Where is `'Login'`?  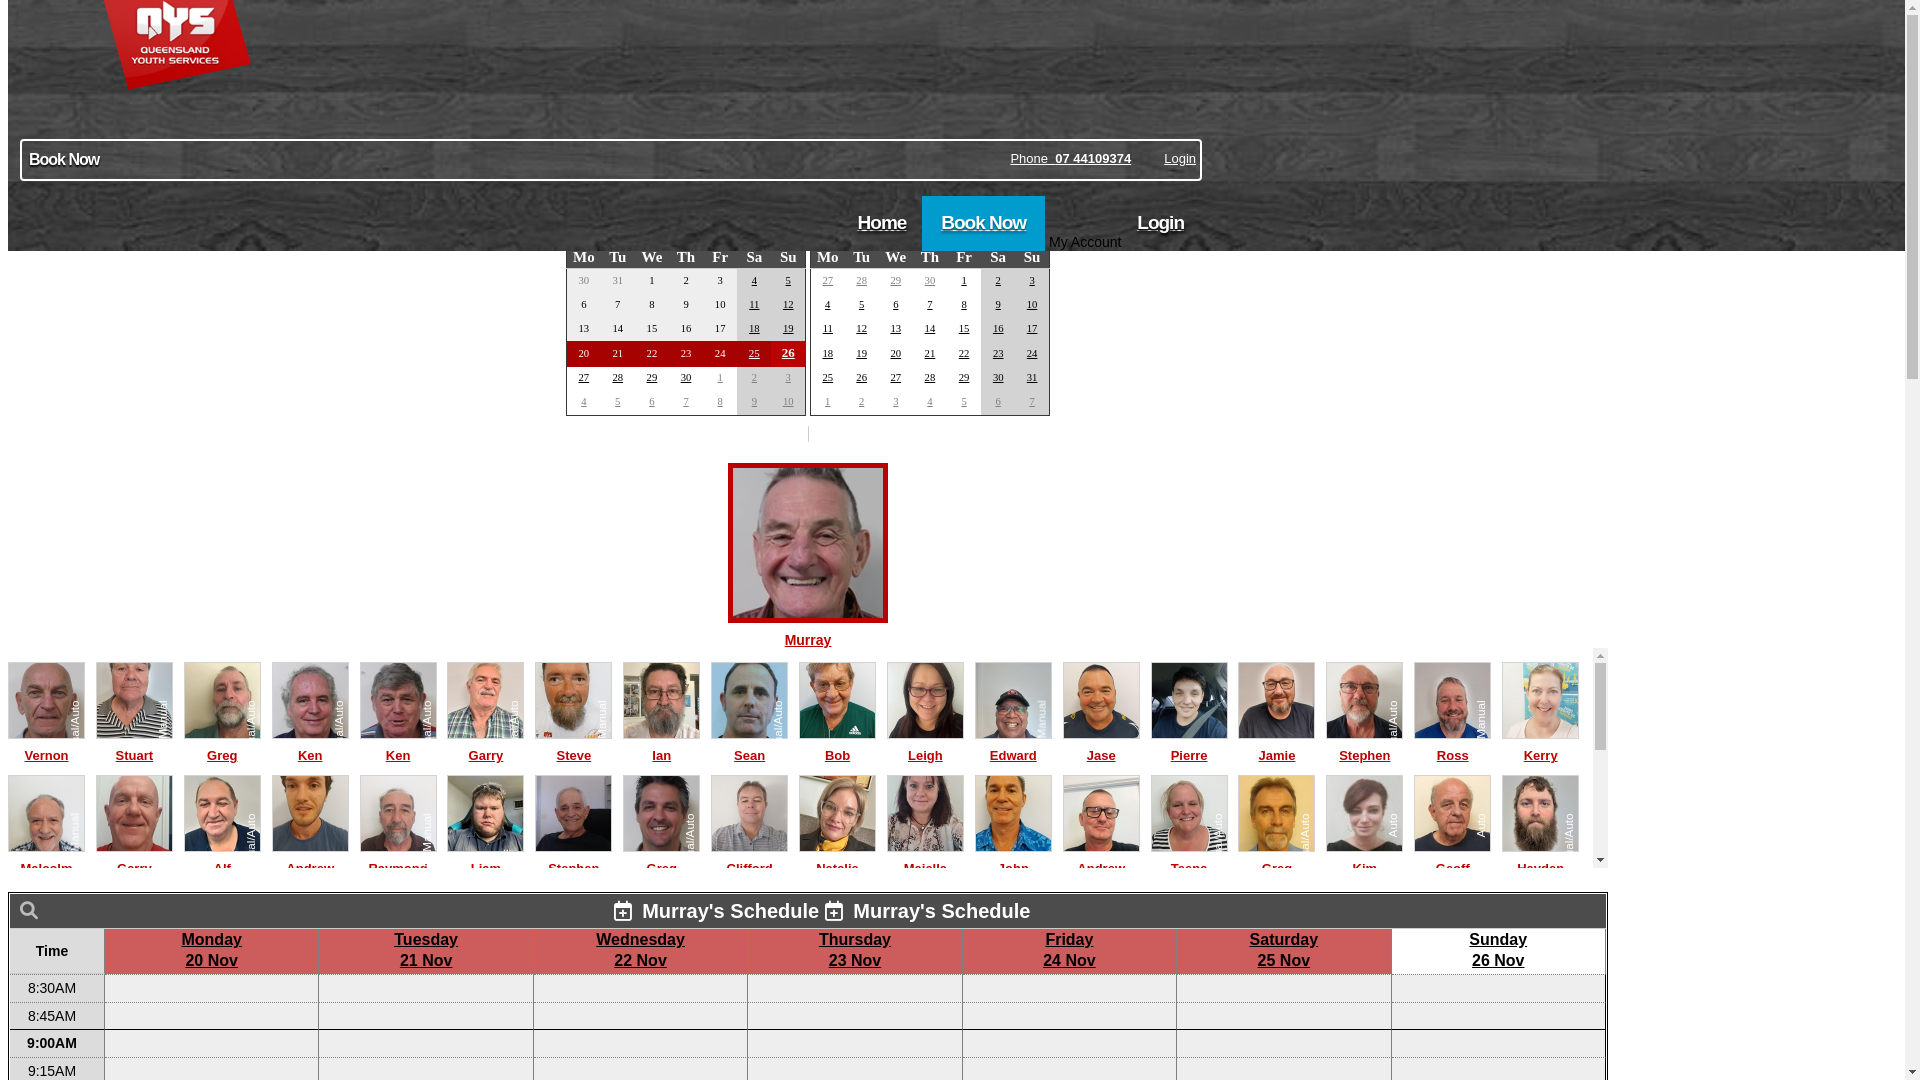 'Login' is located at coordinates (1163, 157).